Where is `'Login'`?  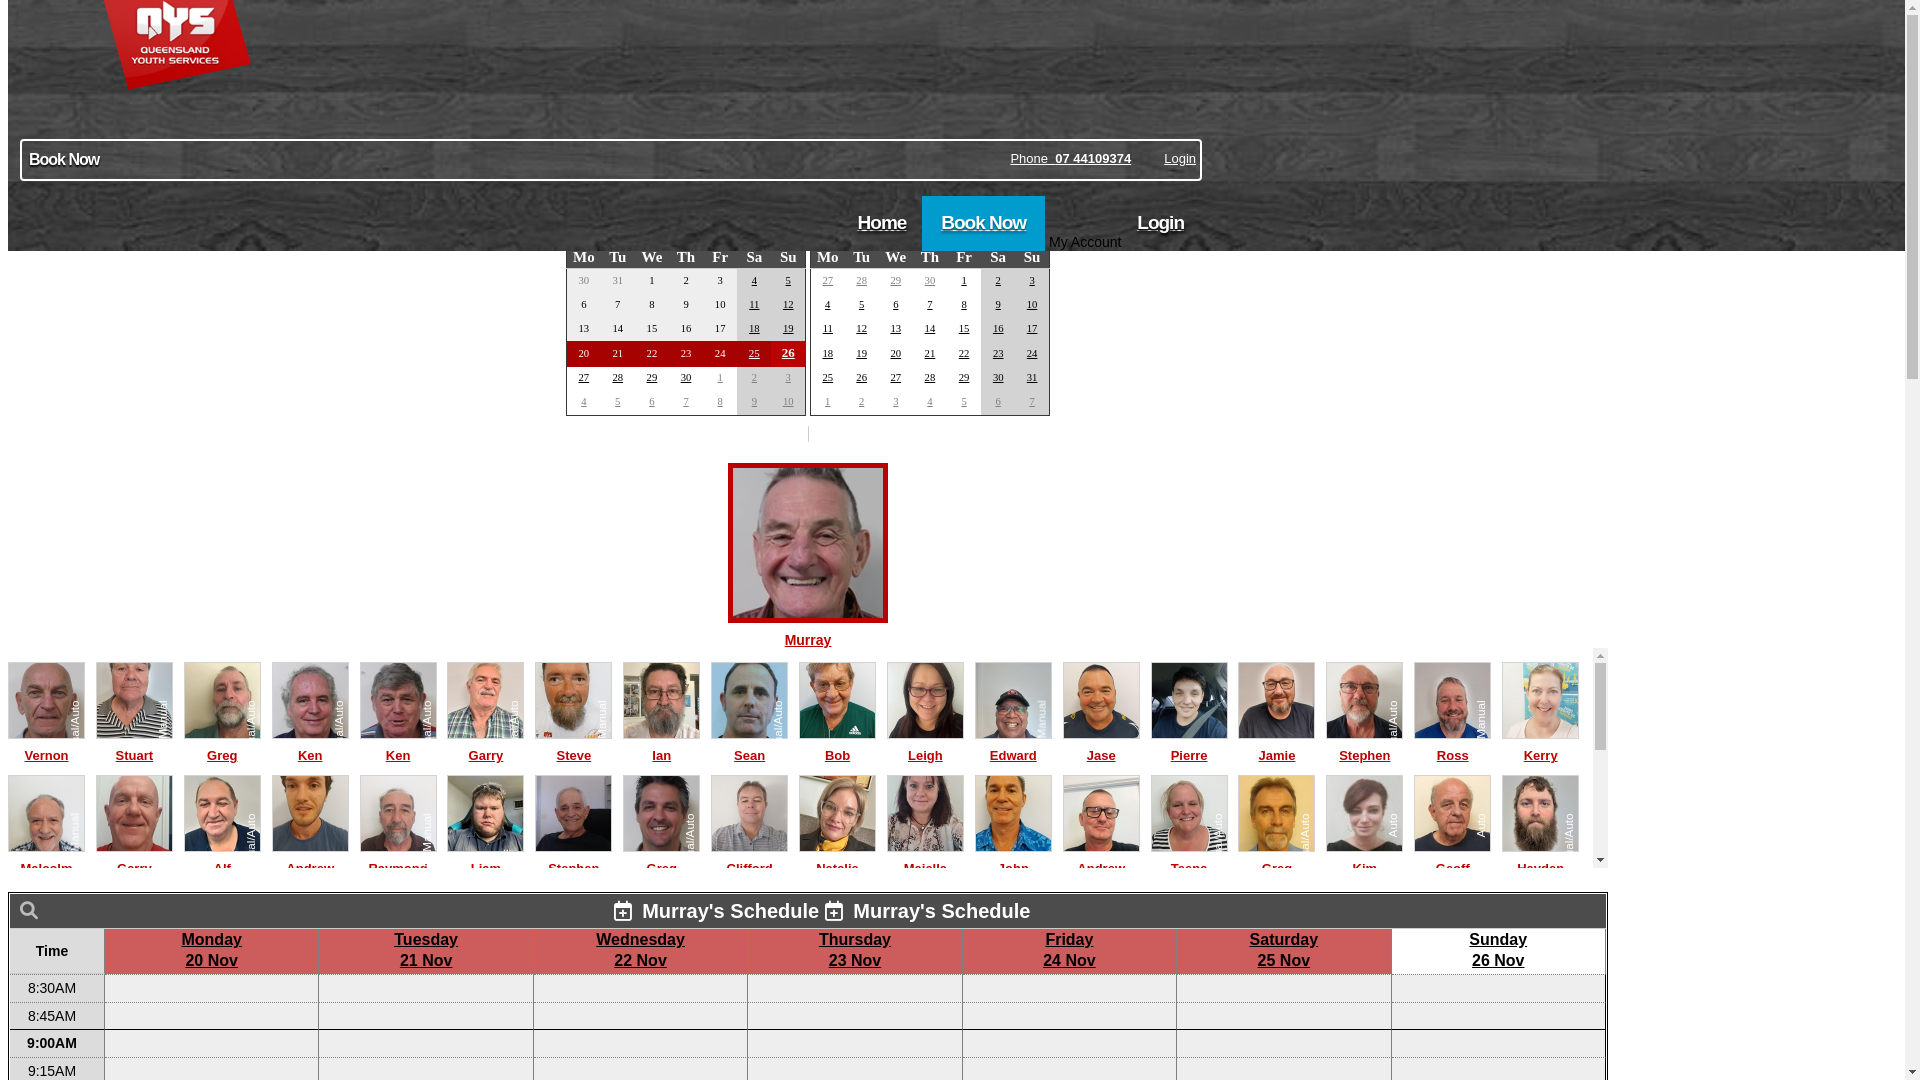 'Login' is located at coordinates (1163, 157).